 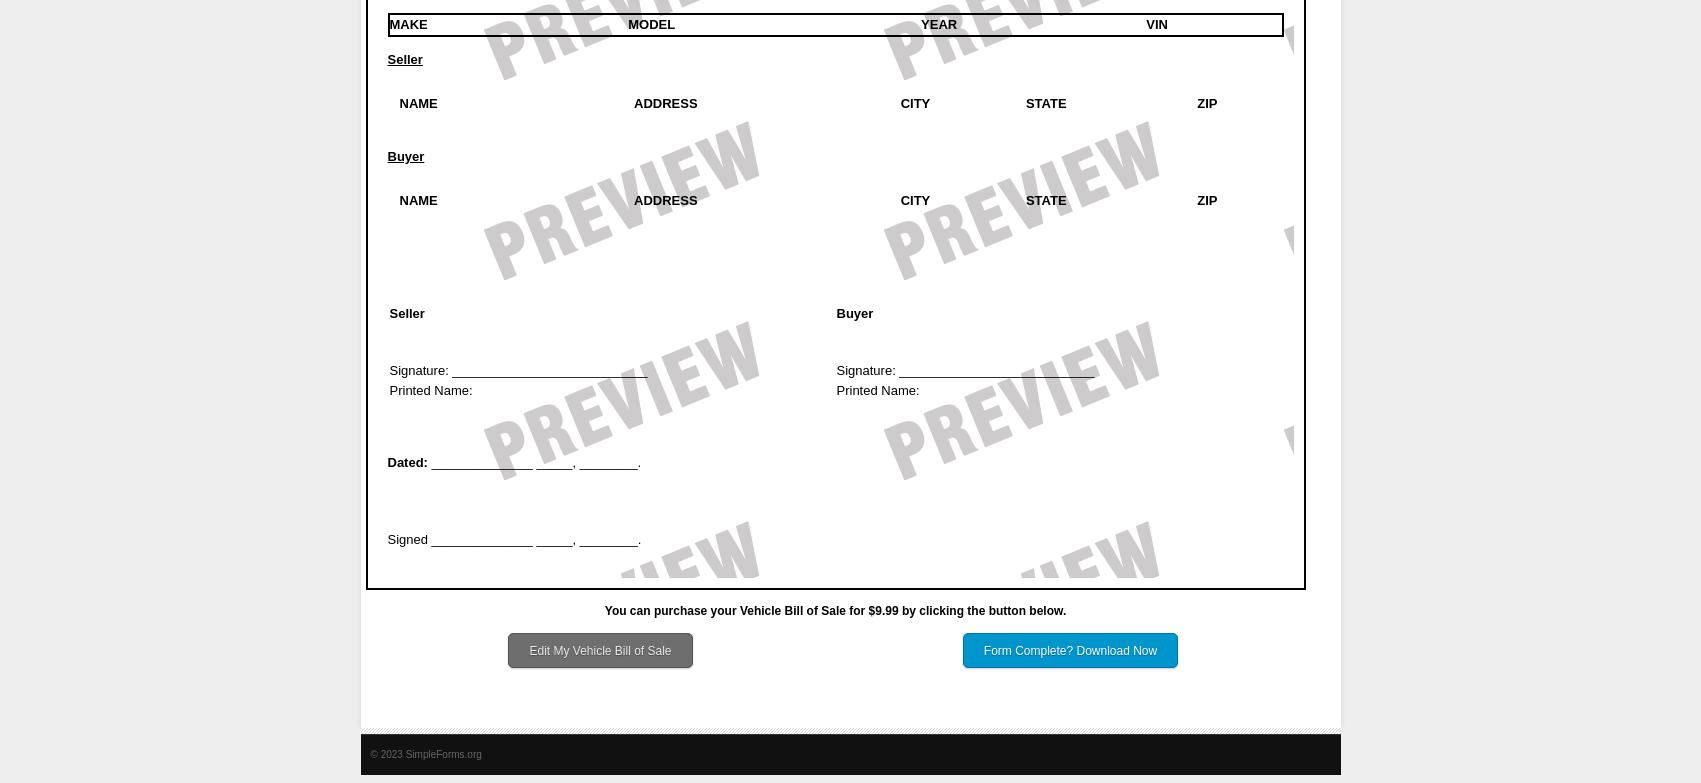 What do you see at coordinates (937, 24) in the screenshot?
I see `'YEAR'` at bounding box center [937, 24].